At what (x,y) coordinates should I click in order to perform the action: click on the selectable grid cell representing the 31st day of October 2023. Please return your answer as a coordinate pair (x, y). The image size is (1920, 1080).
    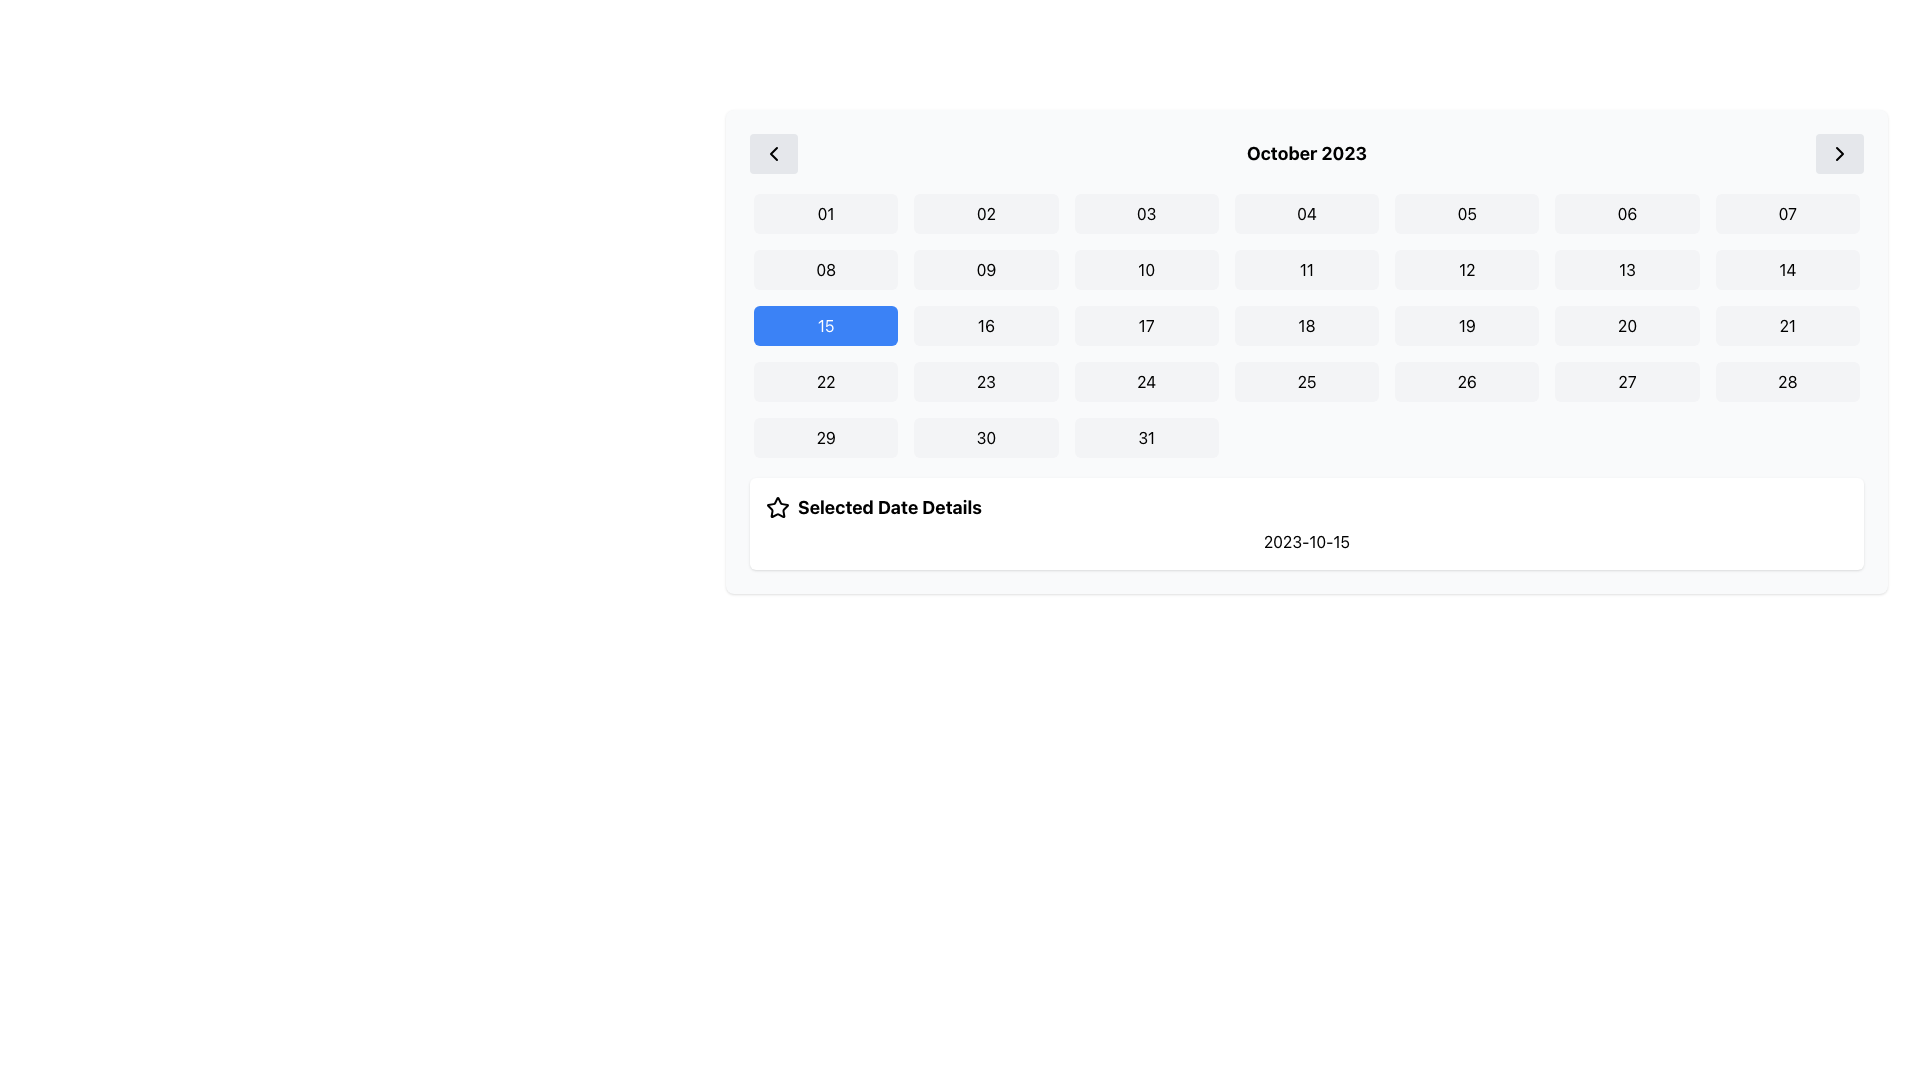
    Looking at the image, I should click on (1146, 437).